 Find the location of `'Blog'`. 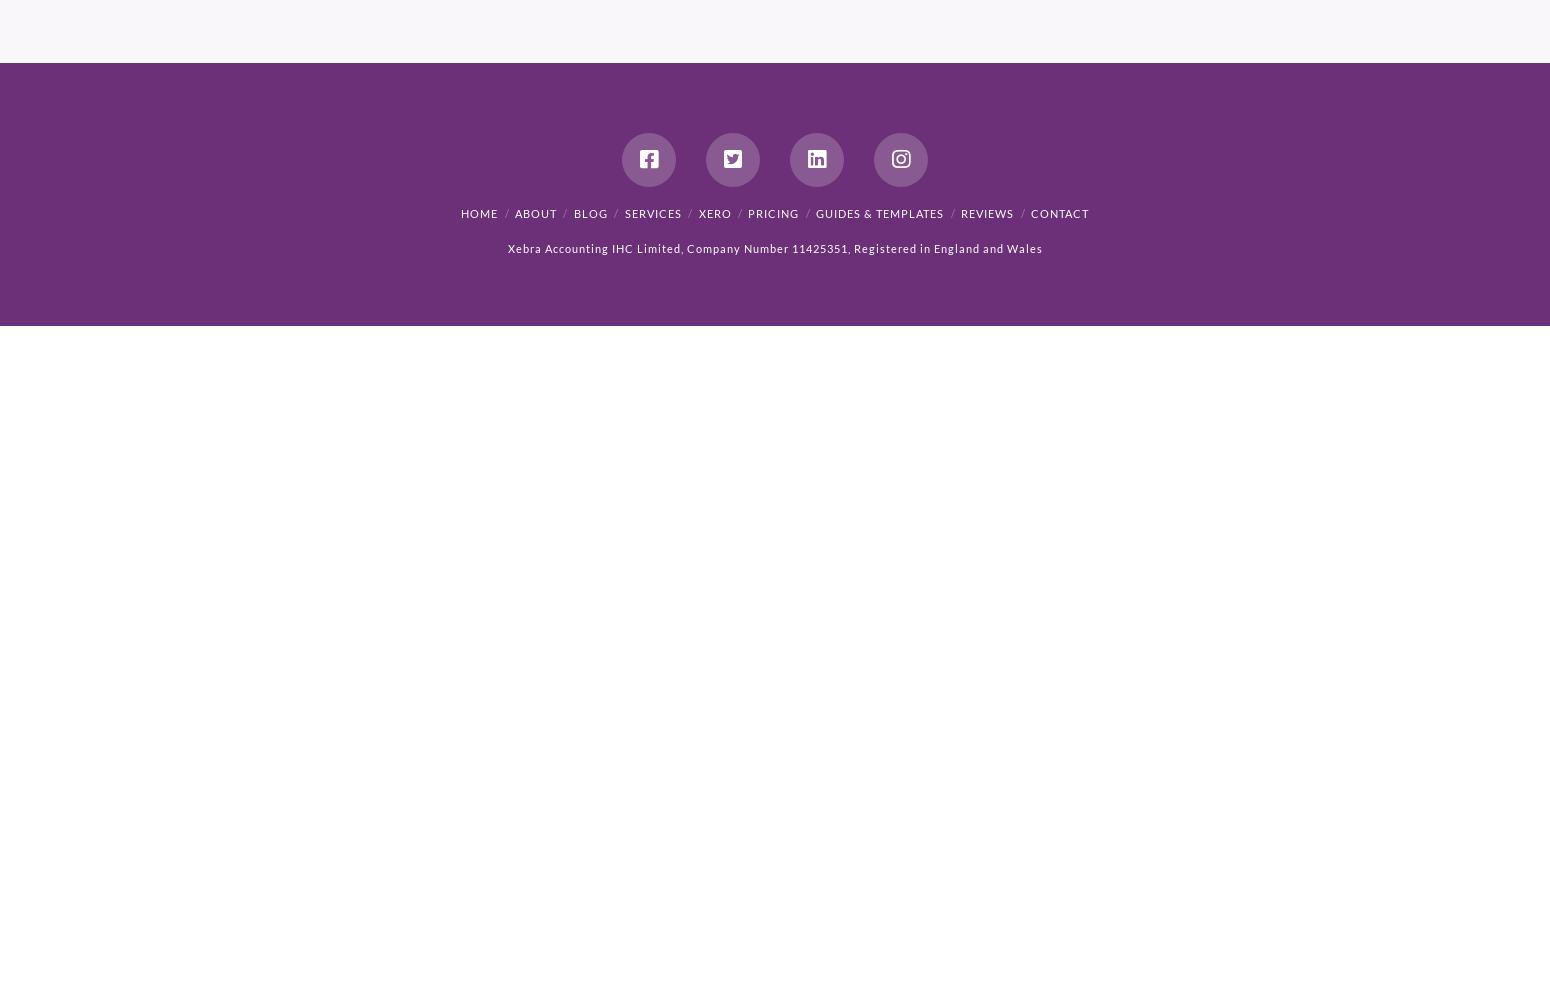

'Blog' is located at coordinates (573, 212).